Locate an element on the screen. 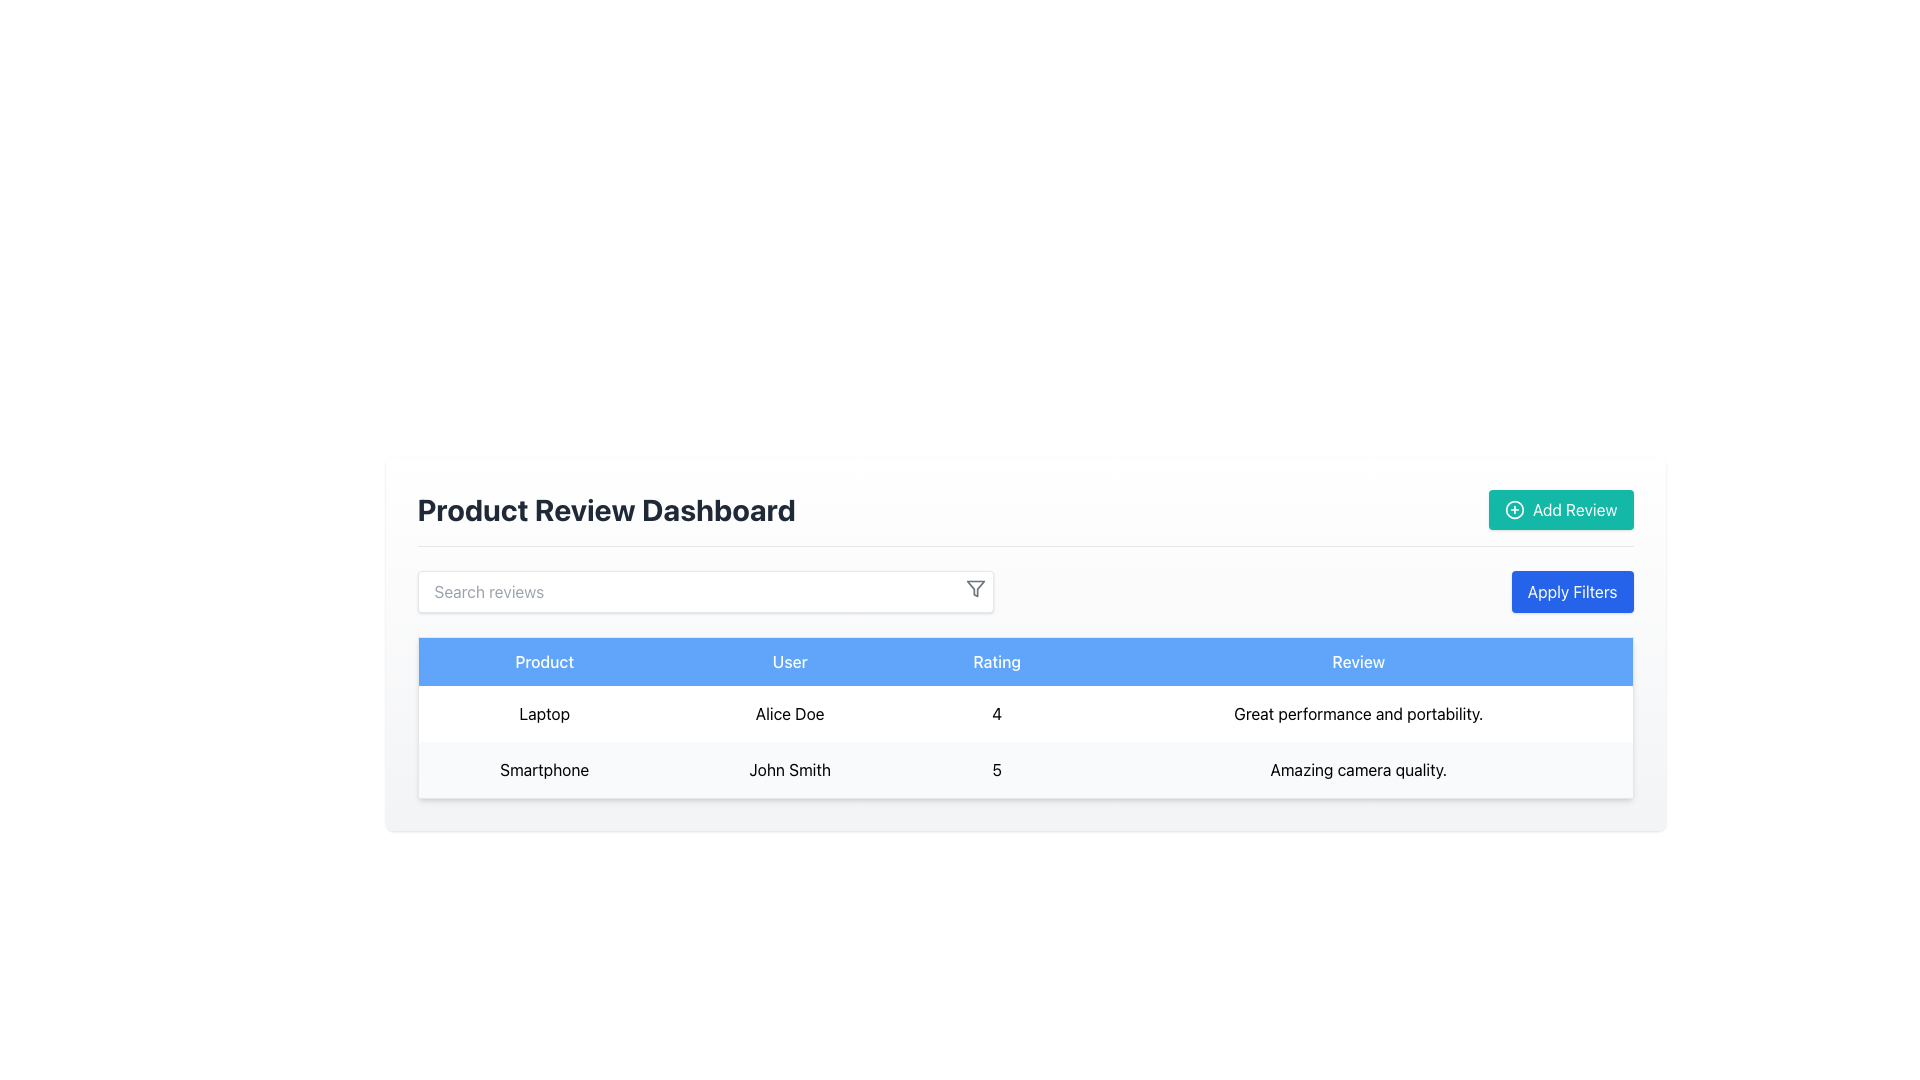  the decorative icon that visually represents the action of adding a review, positioned to the left of the 'Add Review' button text in the upper-right corner of the interface is located at coordinates (1514, 508).